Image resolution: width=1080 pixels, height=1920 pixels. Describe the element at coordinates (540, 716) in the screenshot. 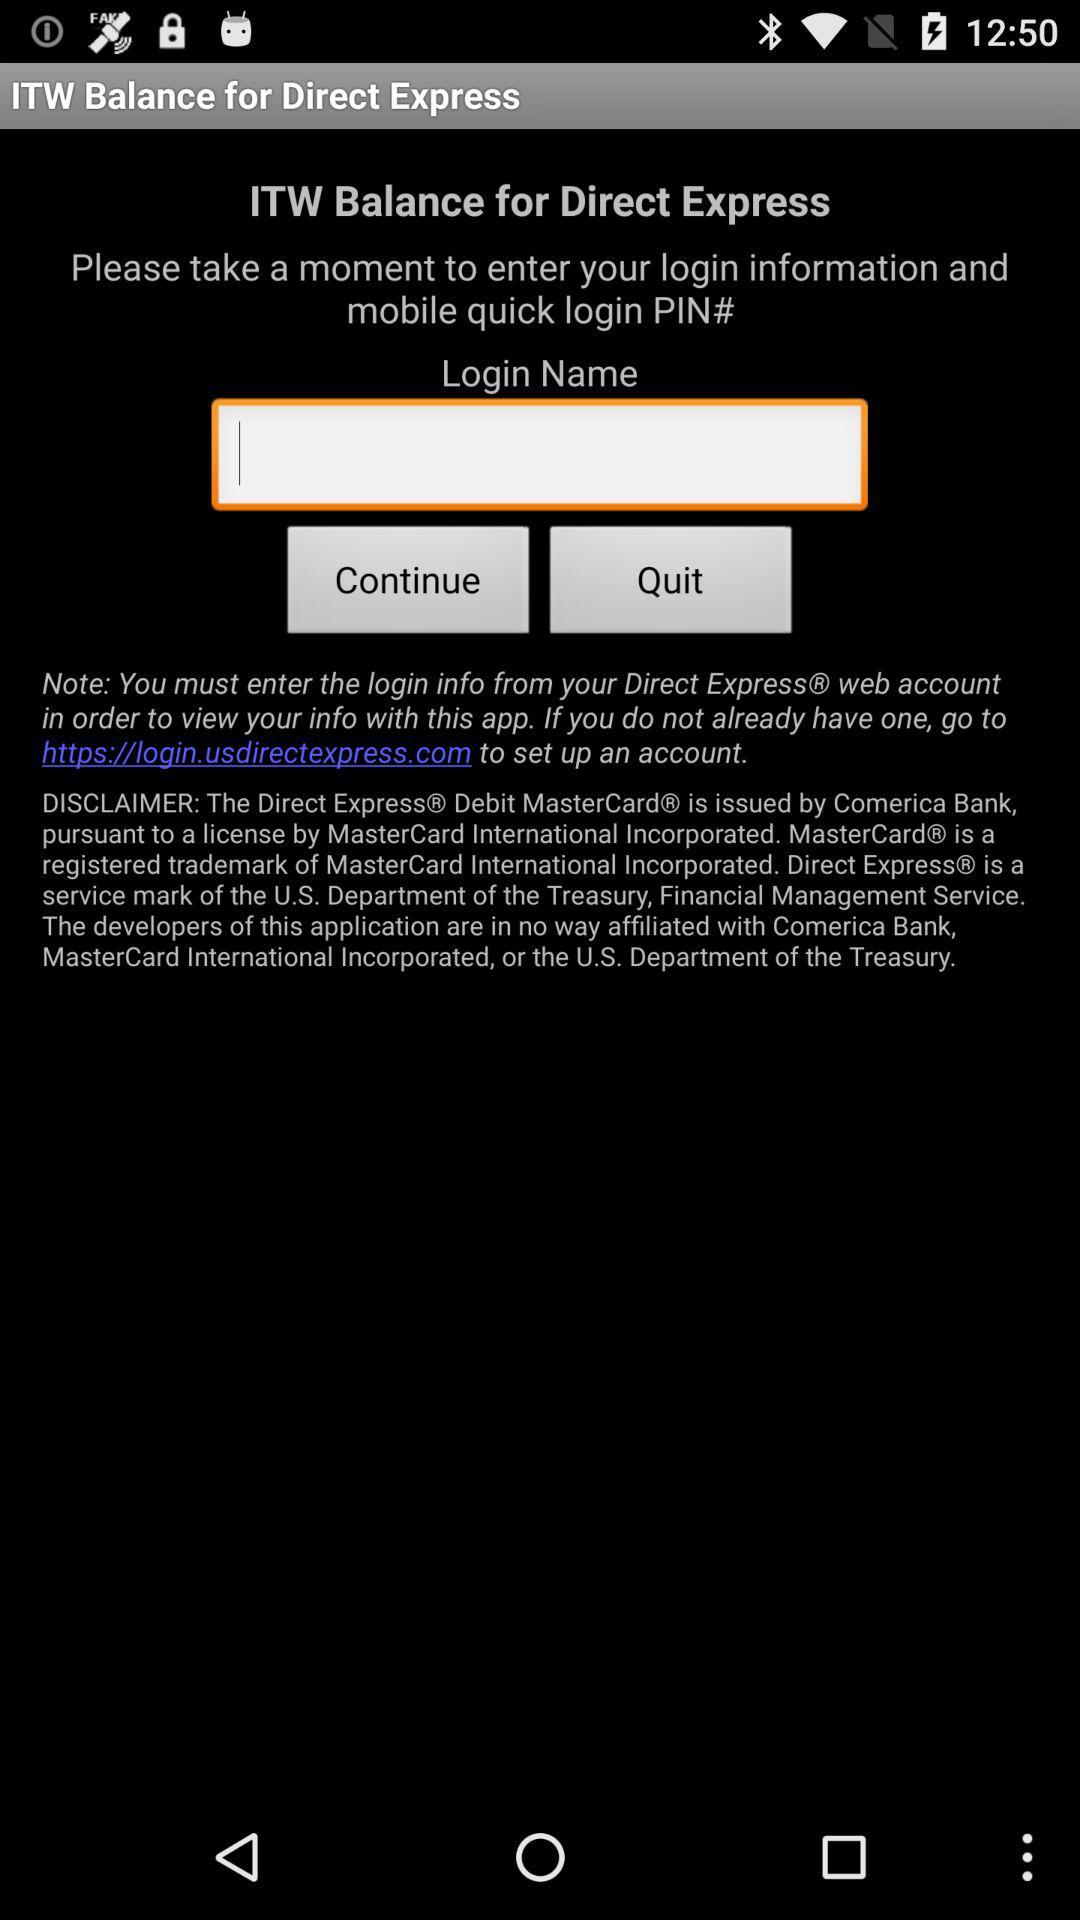

I see `note you must item` at that location.